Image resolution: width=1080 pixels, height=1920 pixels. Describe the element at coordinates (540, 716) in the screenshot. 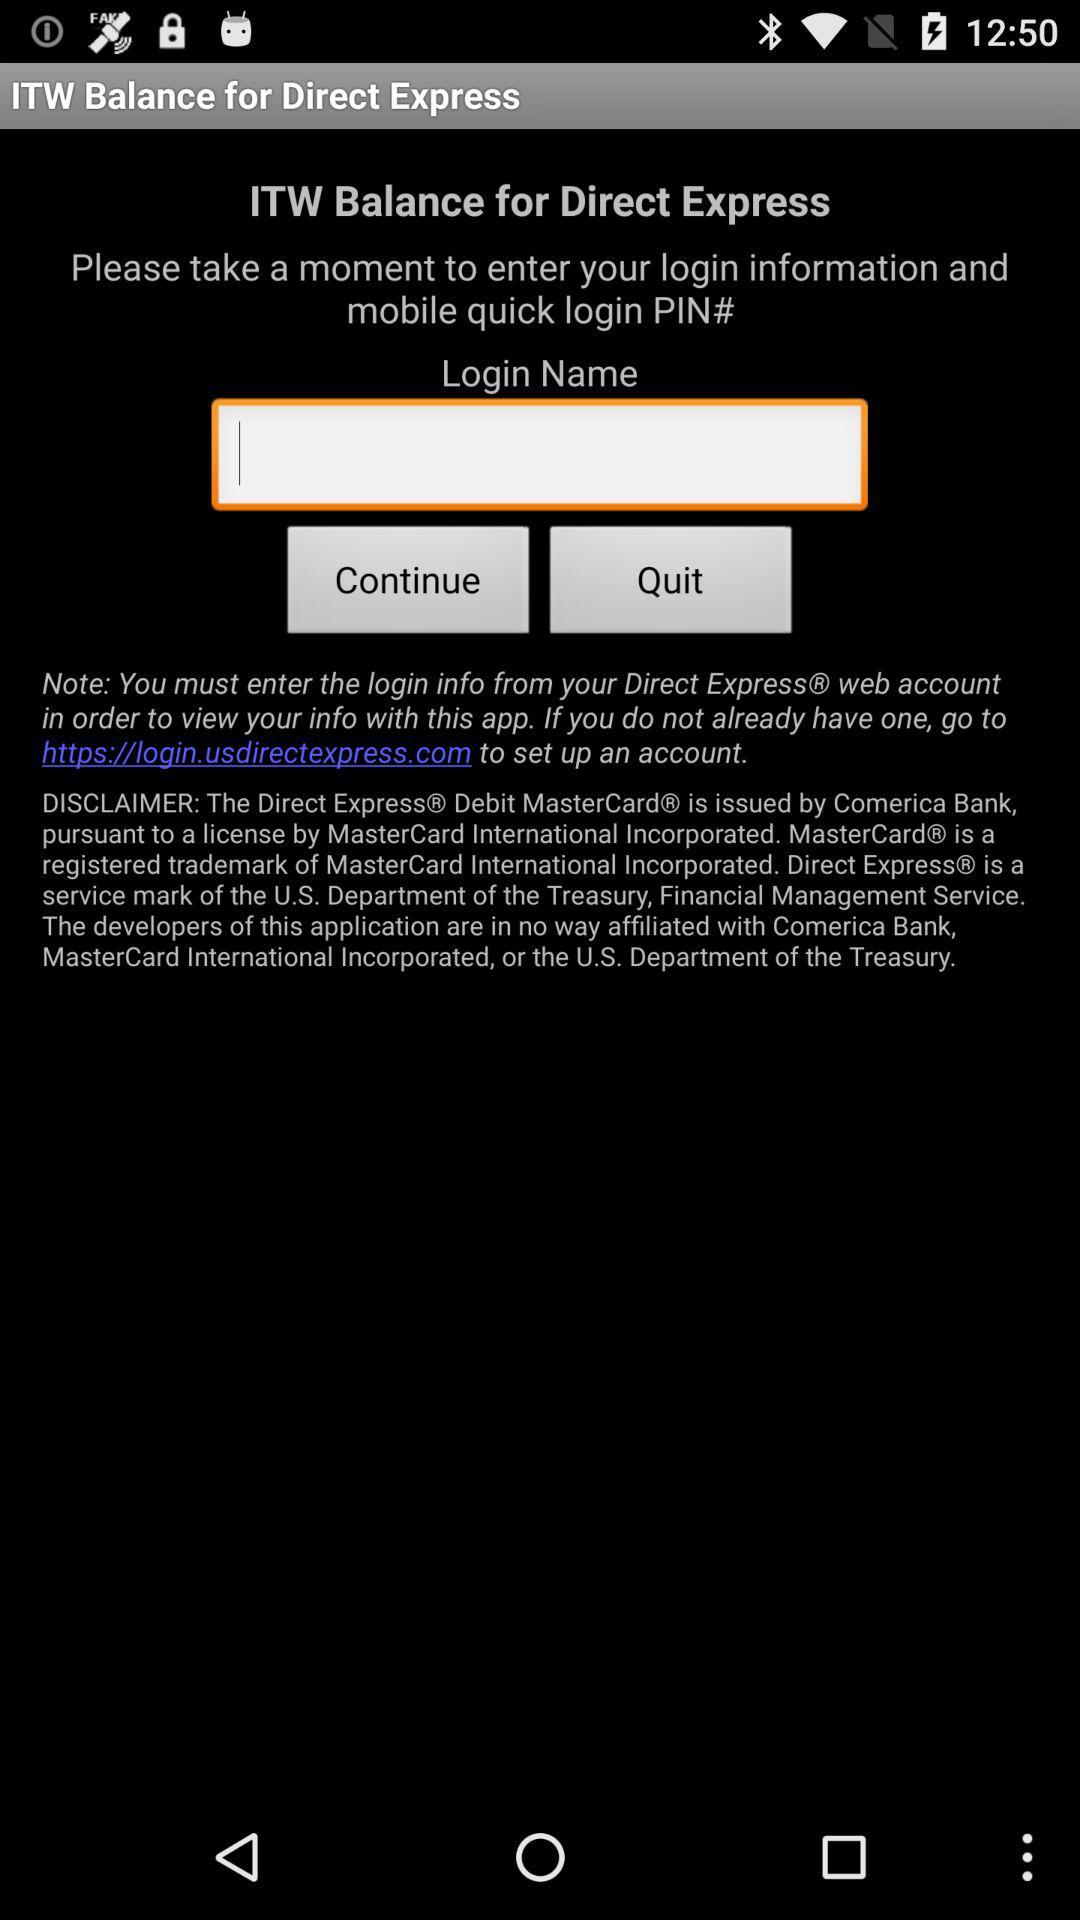

I see `note you must item` at that location.